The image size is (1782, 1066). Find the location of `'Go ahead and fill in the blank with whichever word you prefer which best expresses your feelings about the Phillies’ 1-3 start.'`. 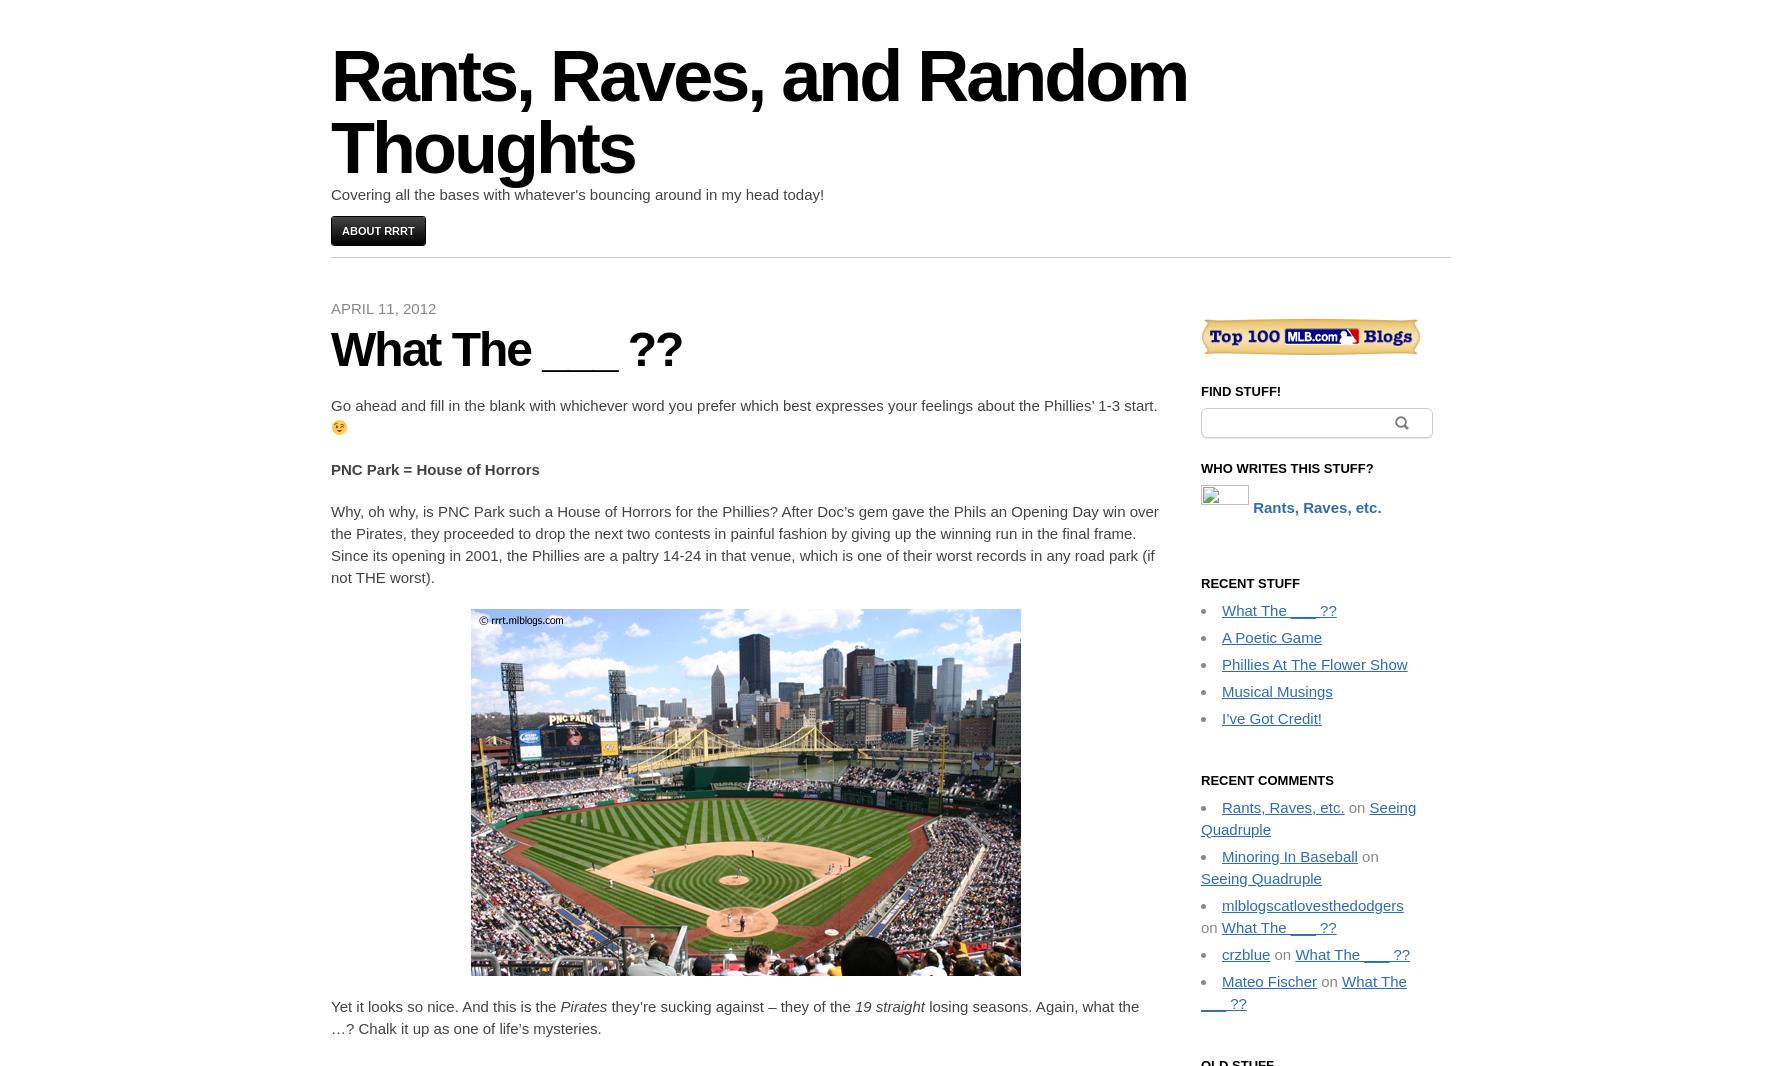

'Go ahead and fill in the blank with whichever word you prefer which best expresses your feelings about the Phillies’ 1-3 start.' is located at coordinates (743, 405).